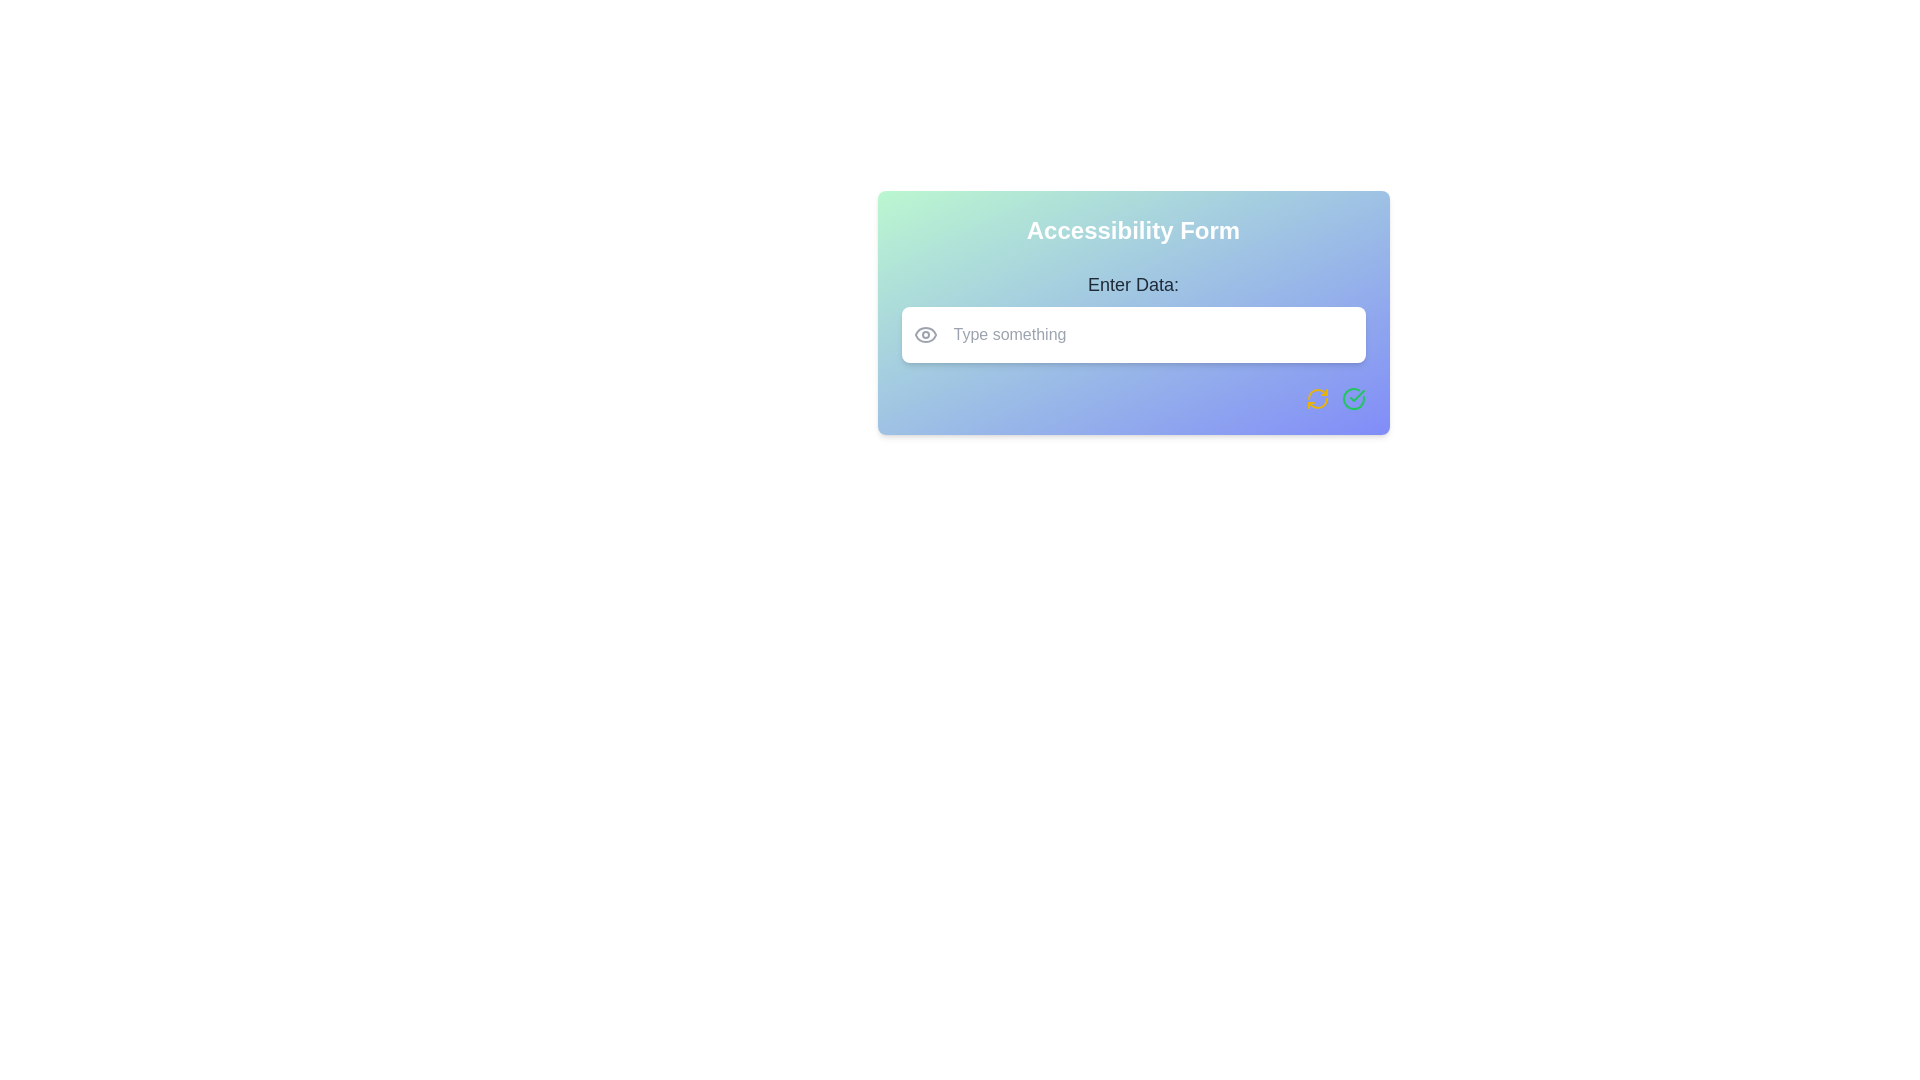  What do you see at coordinates (1133, 230) in the screenshot?
I see `prominent header text 'Accessibility Form' styled in white, centered at the top of the card-like component` at bounding box center [1133, 230].